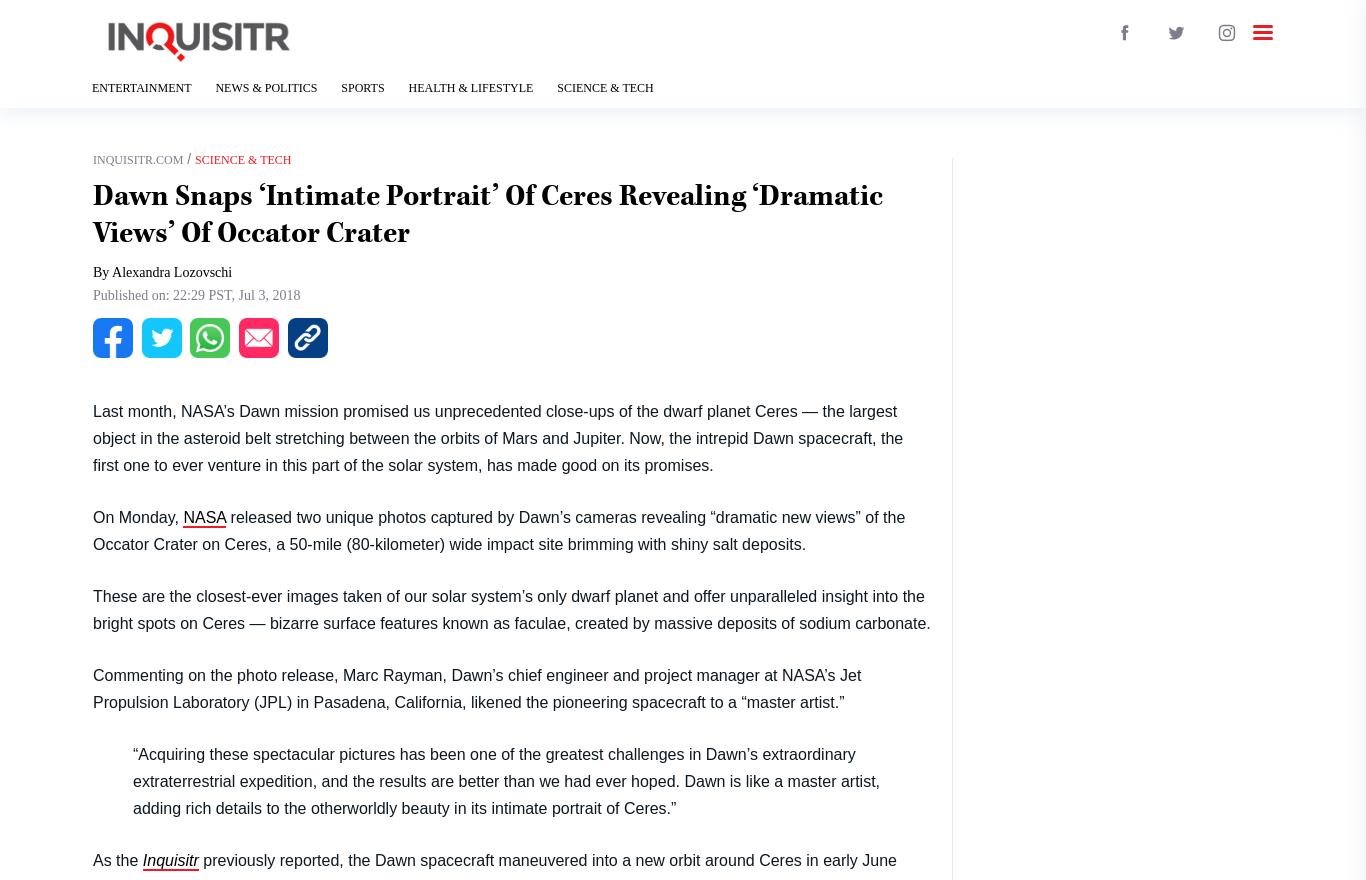 This screenshot has height=880, width=1366. What do you see at coordinates (477, 686) in the screenshot?
I see `'Commenting on the photo release, Marc Rayman, Dawn’s chief engineer and project manager at NASA’s Jet Propulsion Laboratory (JPL) in Pasadena, California, likened the pioneering spacecraft to a “master artist.”'` at bounding box center [477, 686].